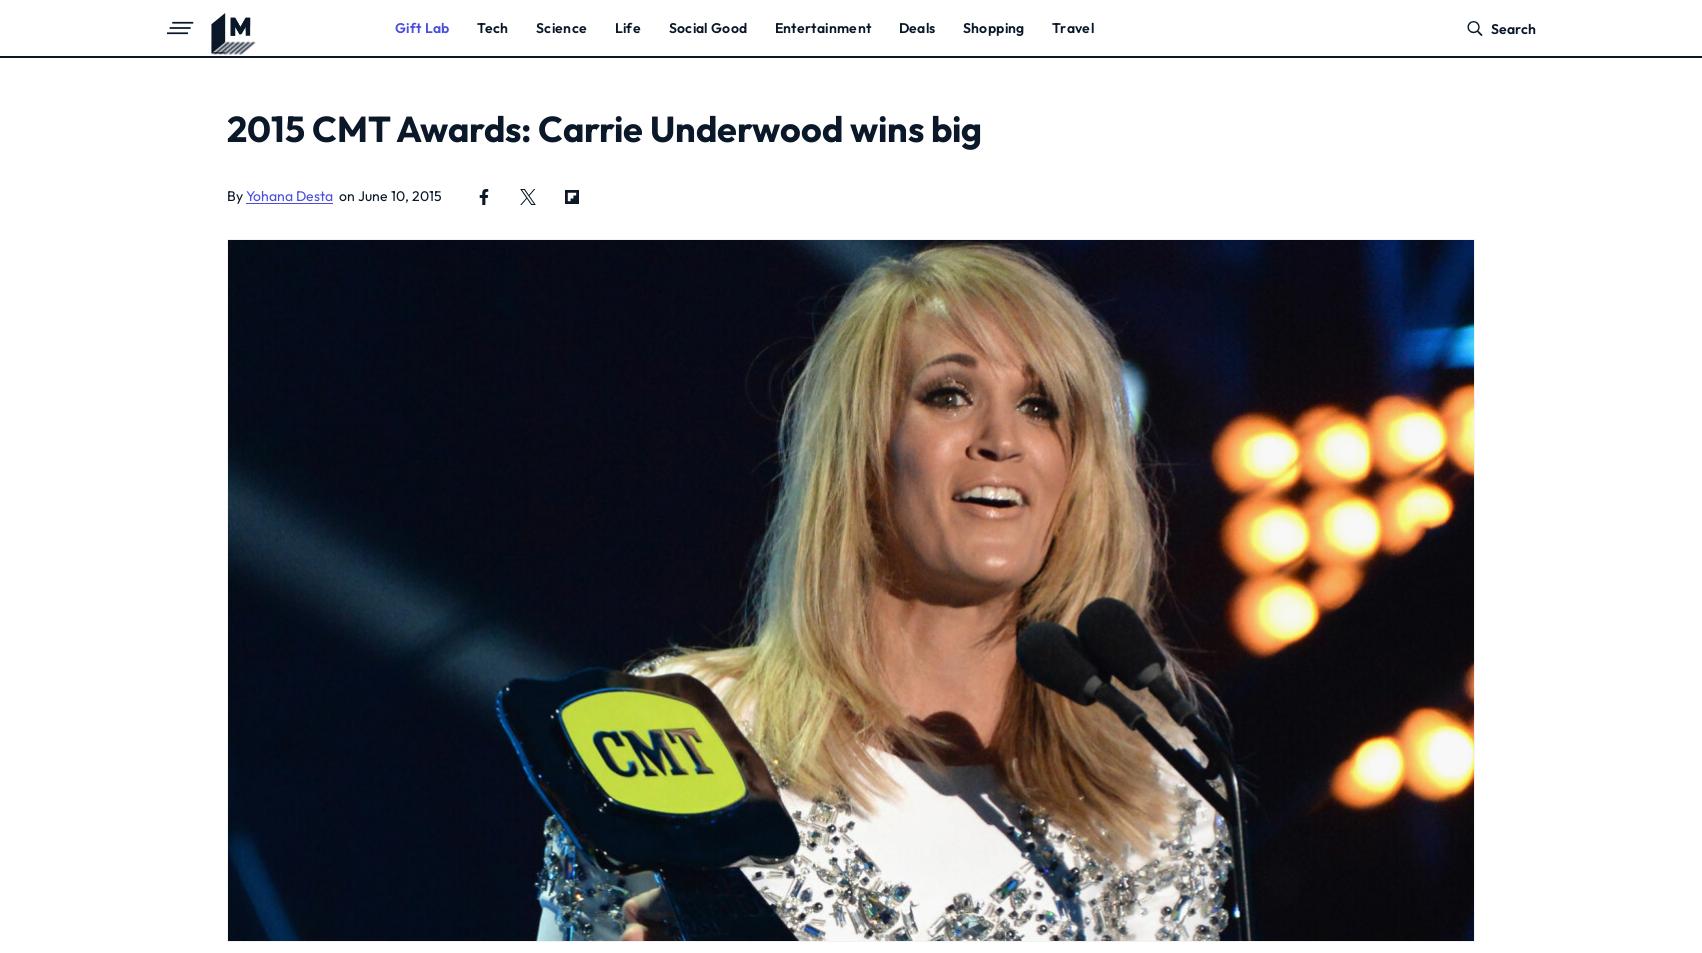 The image size is (1702, 953). Describe the element at coordinates (897, 27) in the screenshot. I see `'Deals'` at that location.